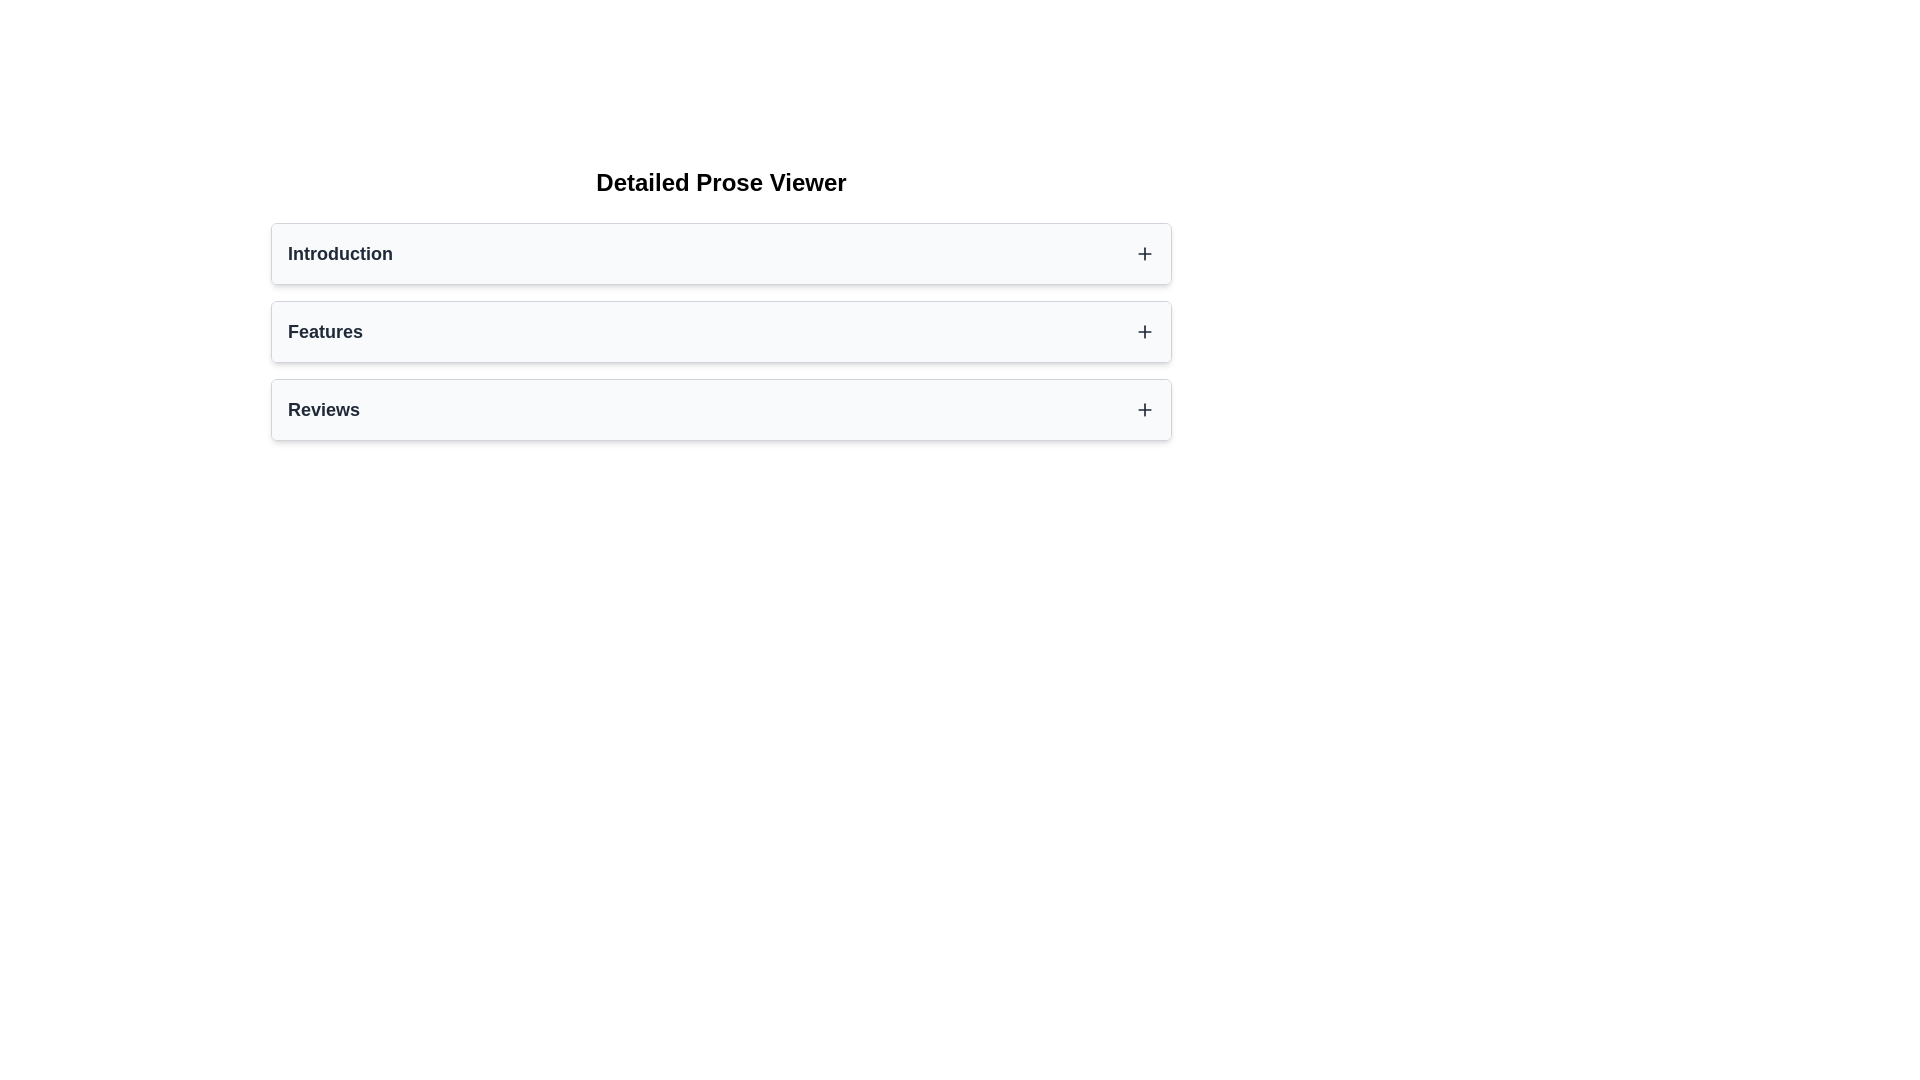  Describe the element at coordinates (325, 330) in the screenshot. I see `the static text label that serves as a title for the section between 'Introduction' and 'Reviews' in the list structure` at that location.